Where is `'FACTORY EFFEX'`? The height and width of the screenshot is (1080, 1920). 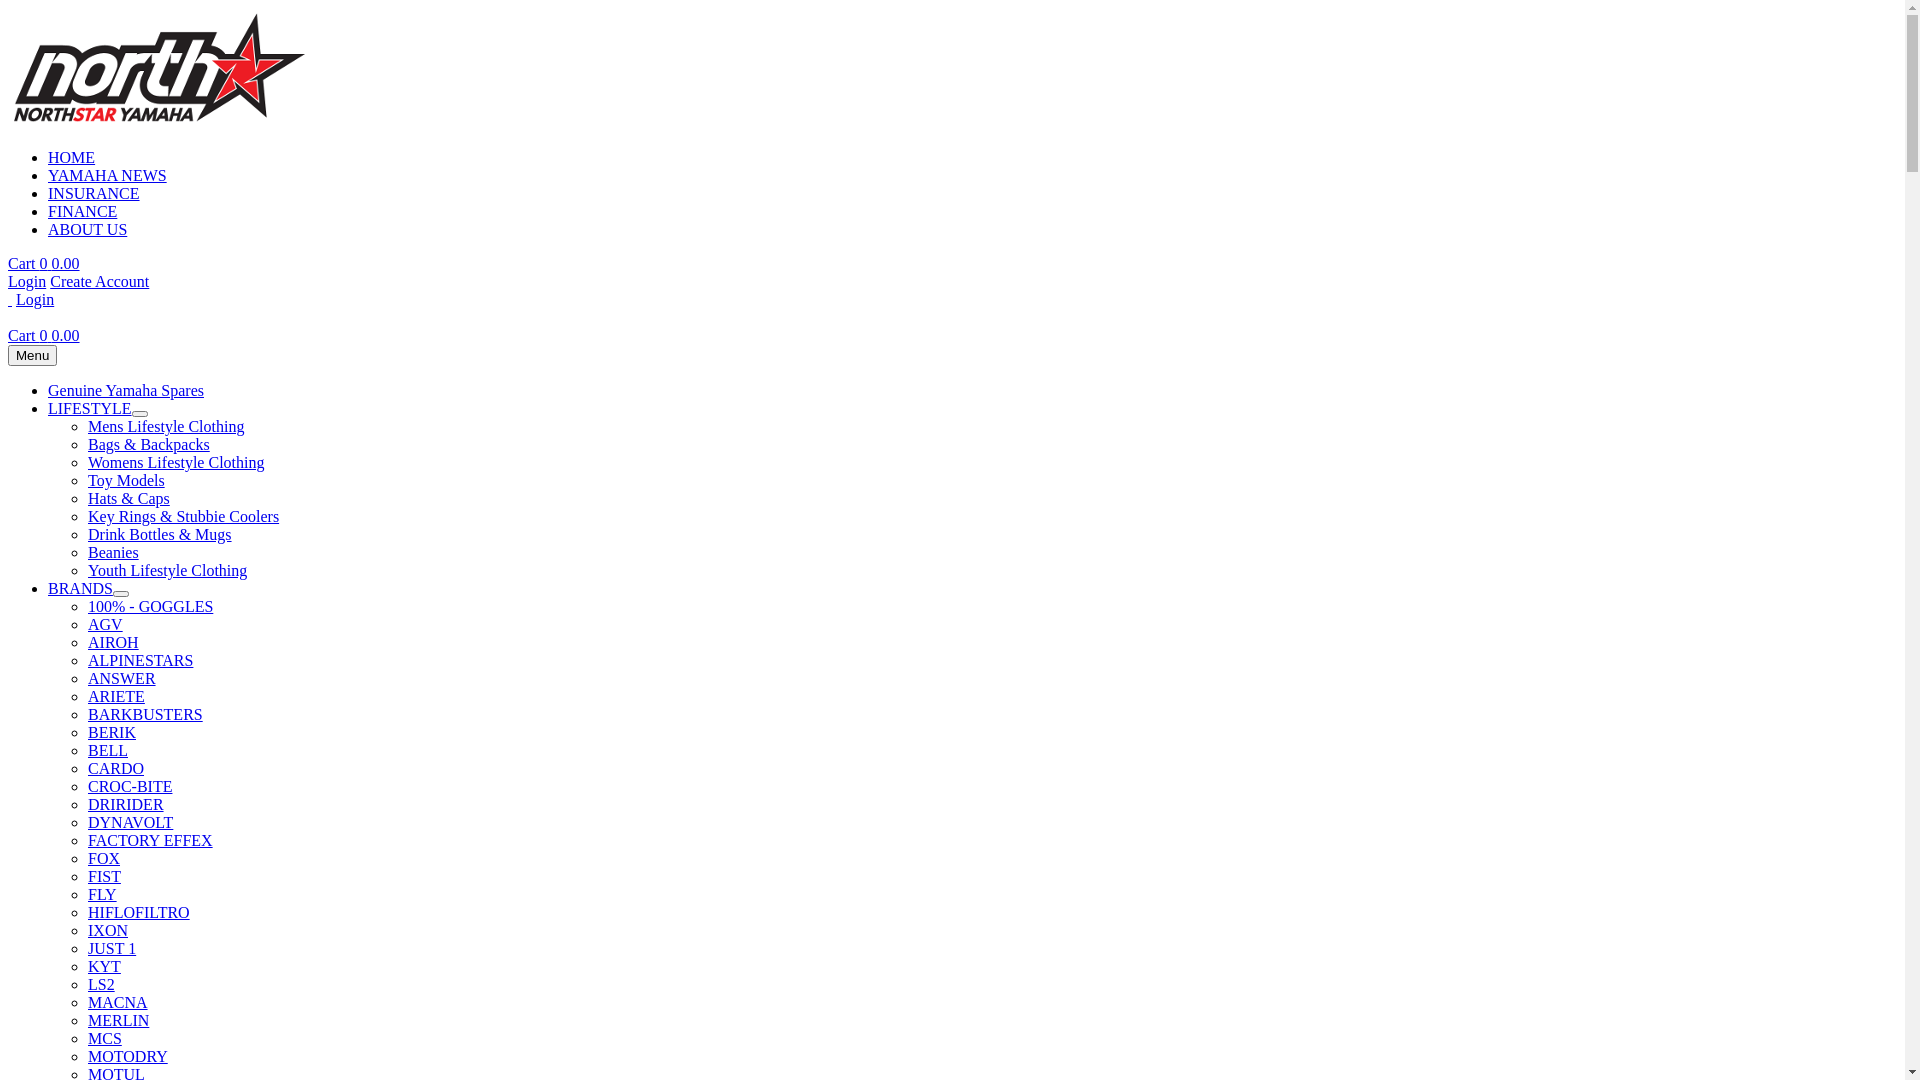
'FACTORY EFFEX' is located at coordinates (149, 840).